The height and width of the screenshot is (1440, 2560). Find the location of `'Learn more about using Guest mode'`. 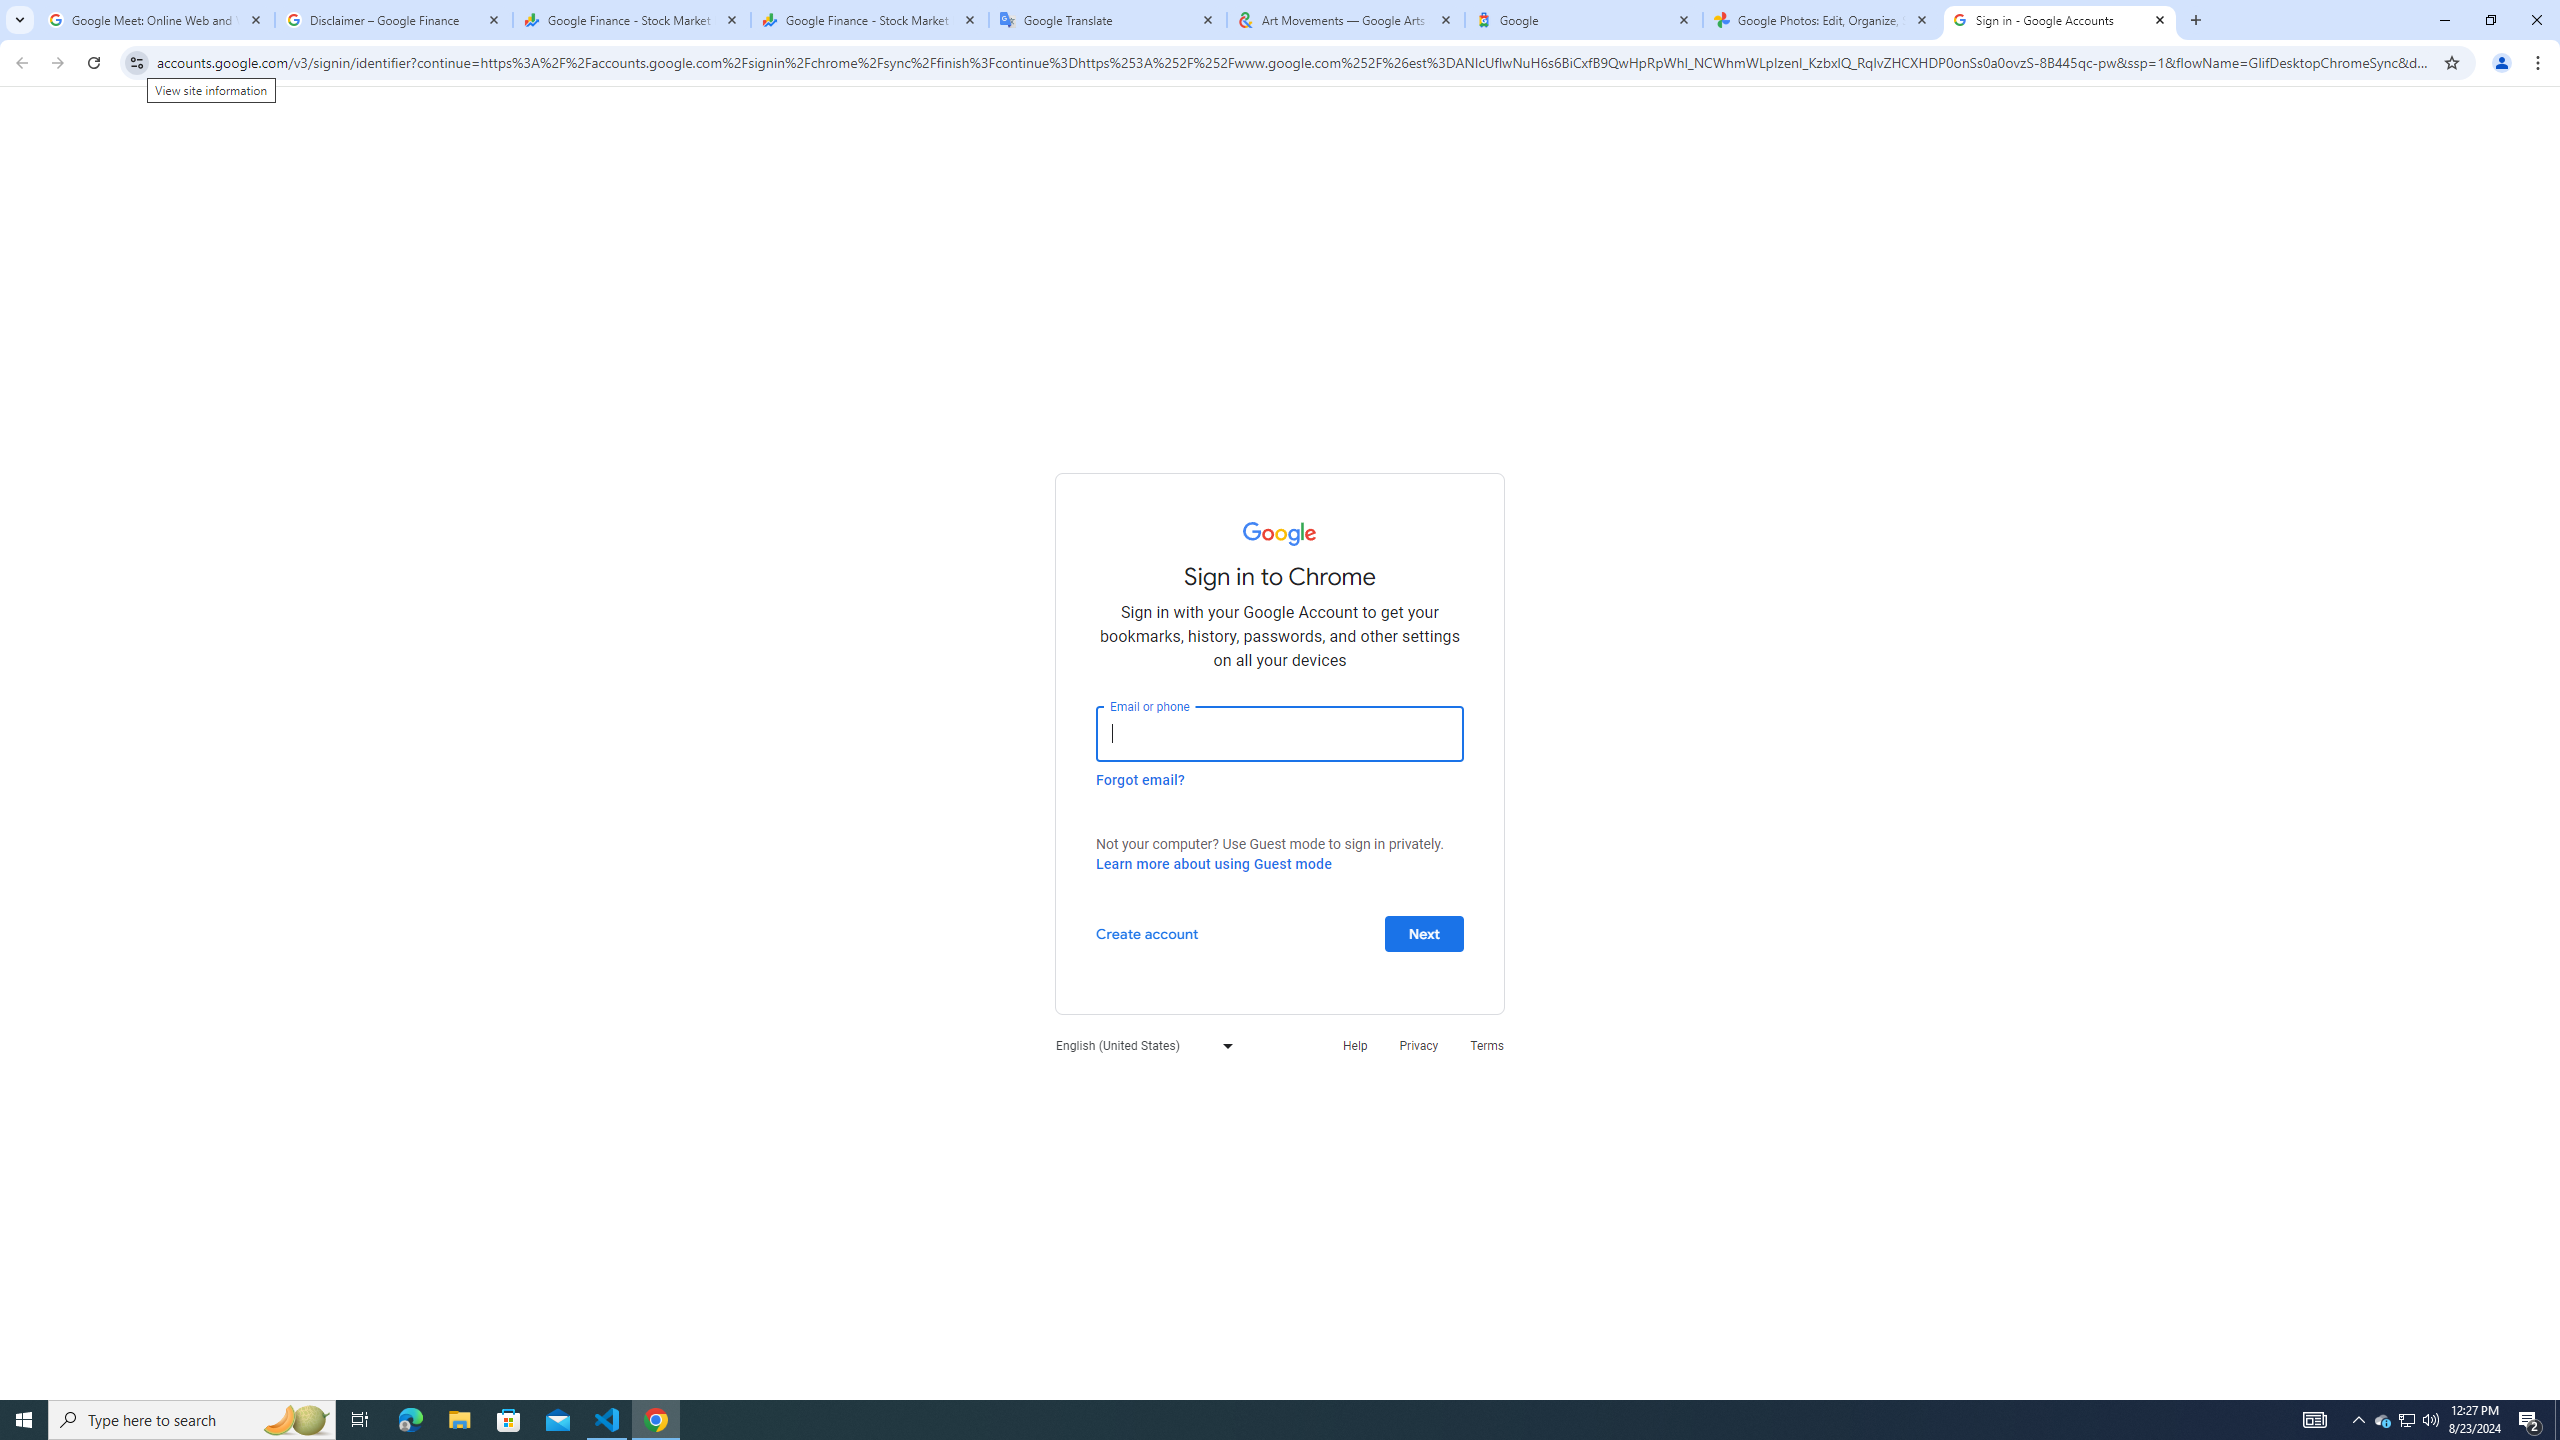

'Learn more about using Guest mode' is located at coordinates (1212, 863).